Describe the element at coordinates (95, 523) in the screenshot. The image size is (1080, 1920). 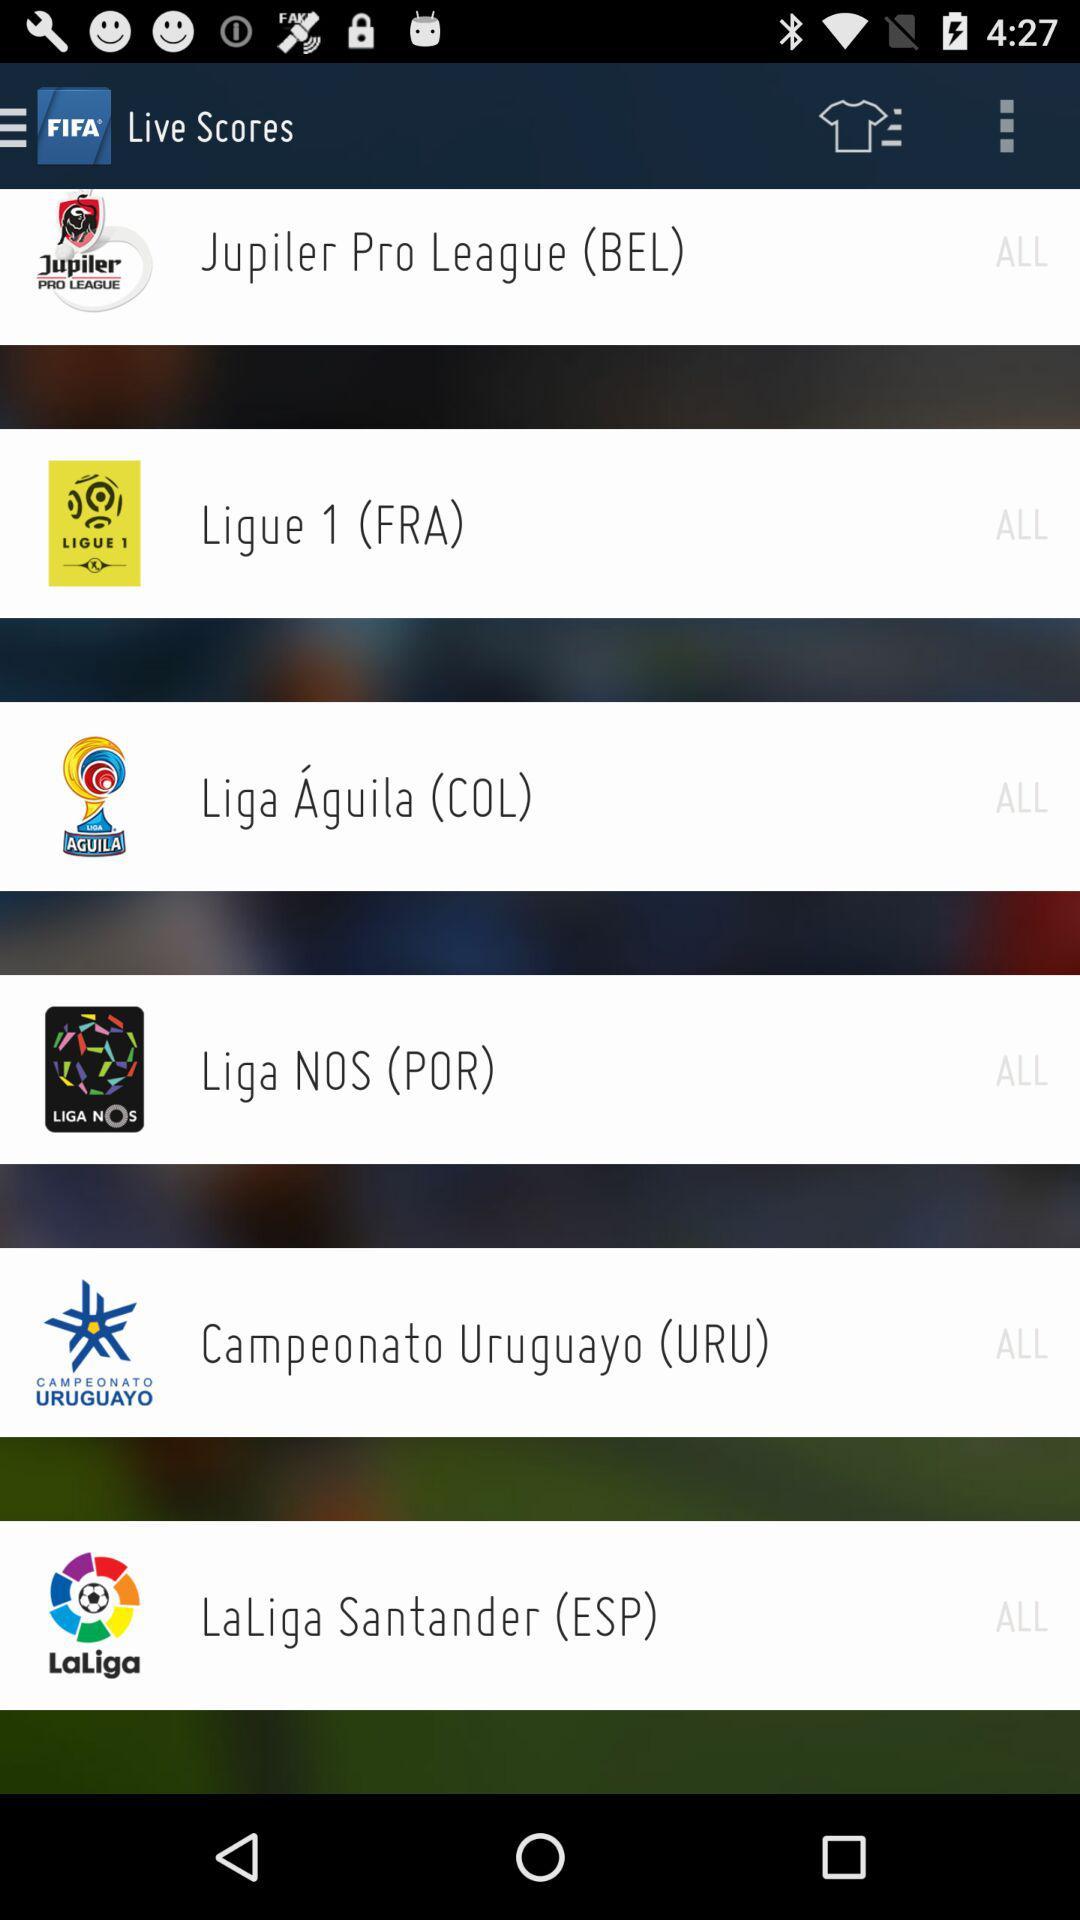
I see `the icon which is left to text ligue 1 fra` at that location.